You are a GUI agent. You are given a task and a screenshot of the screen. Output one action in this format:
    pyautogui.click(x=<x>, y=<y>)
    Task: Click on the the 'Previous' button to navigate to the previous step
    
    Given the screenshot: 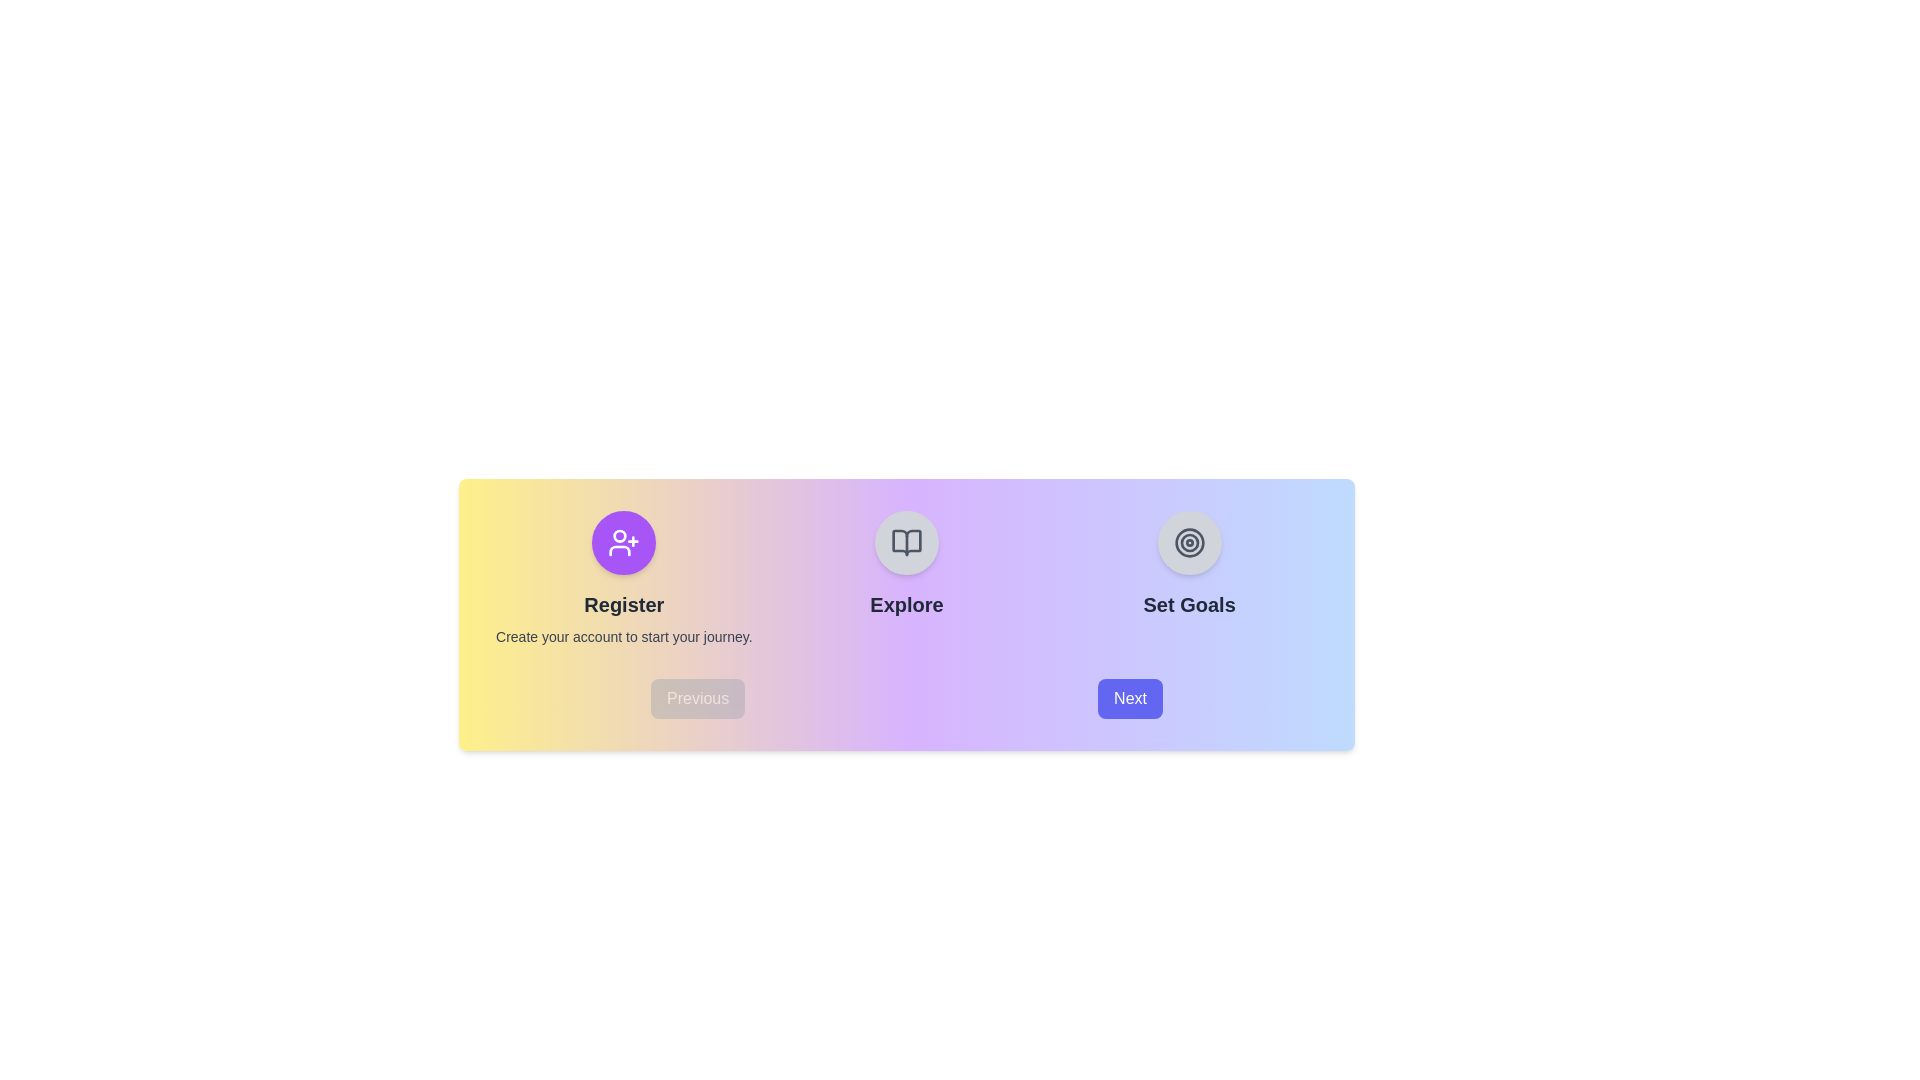 What is the action you would take?
    pyautogui.click(x=698, y=697)
    